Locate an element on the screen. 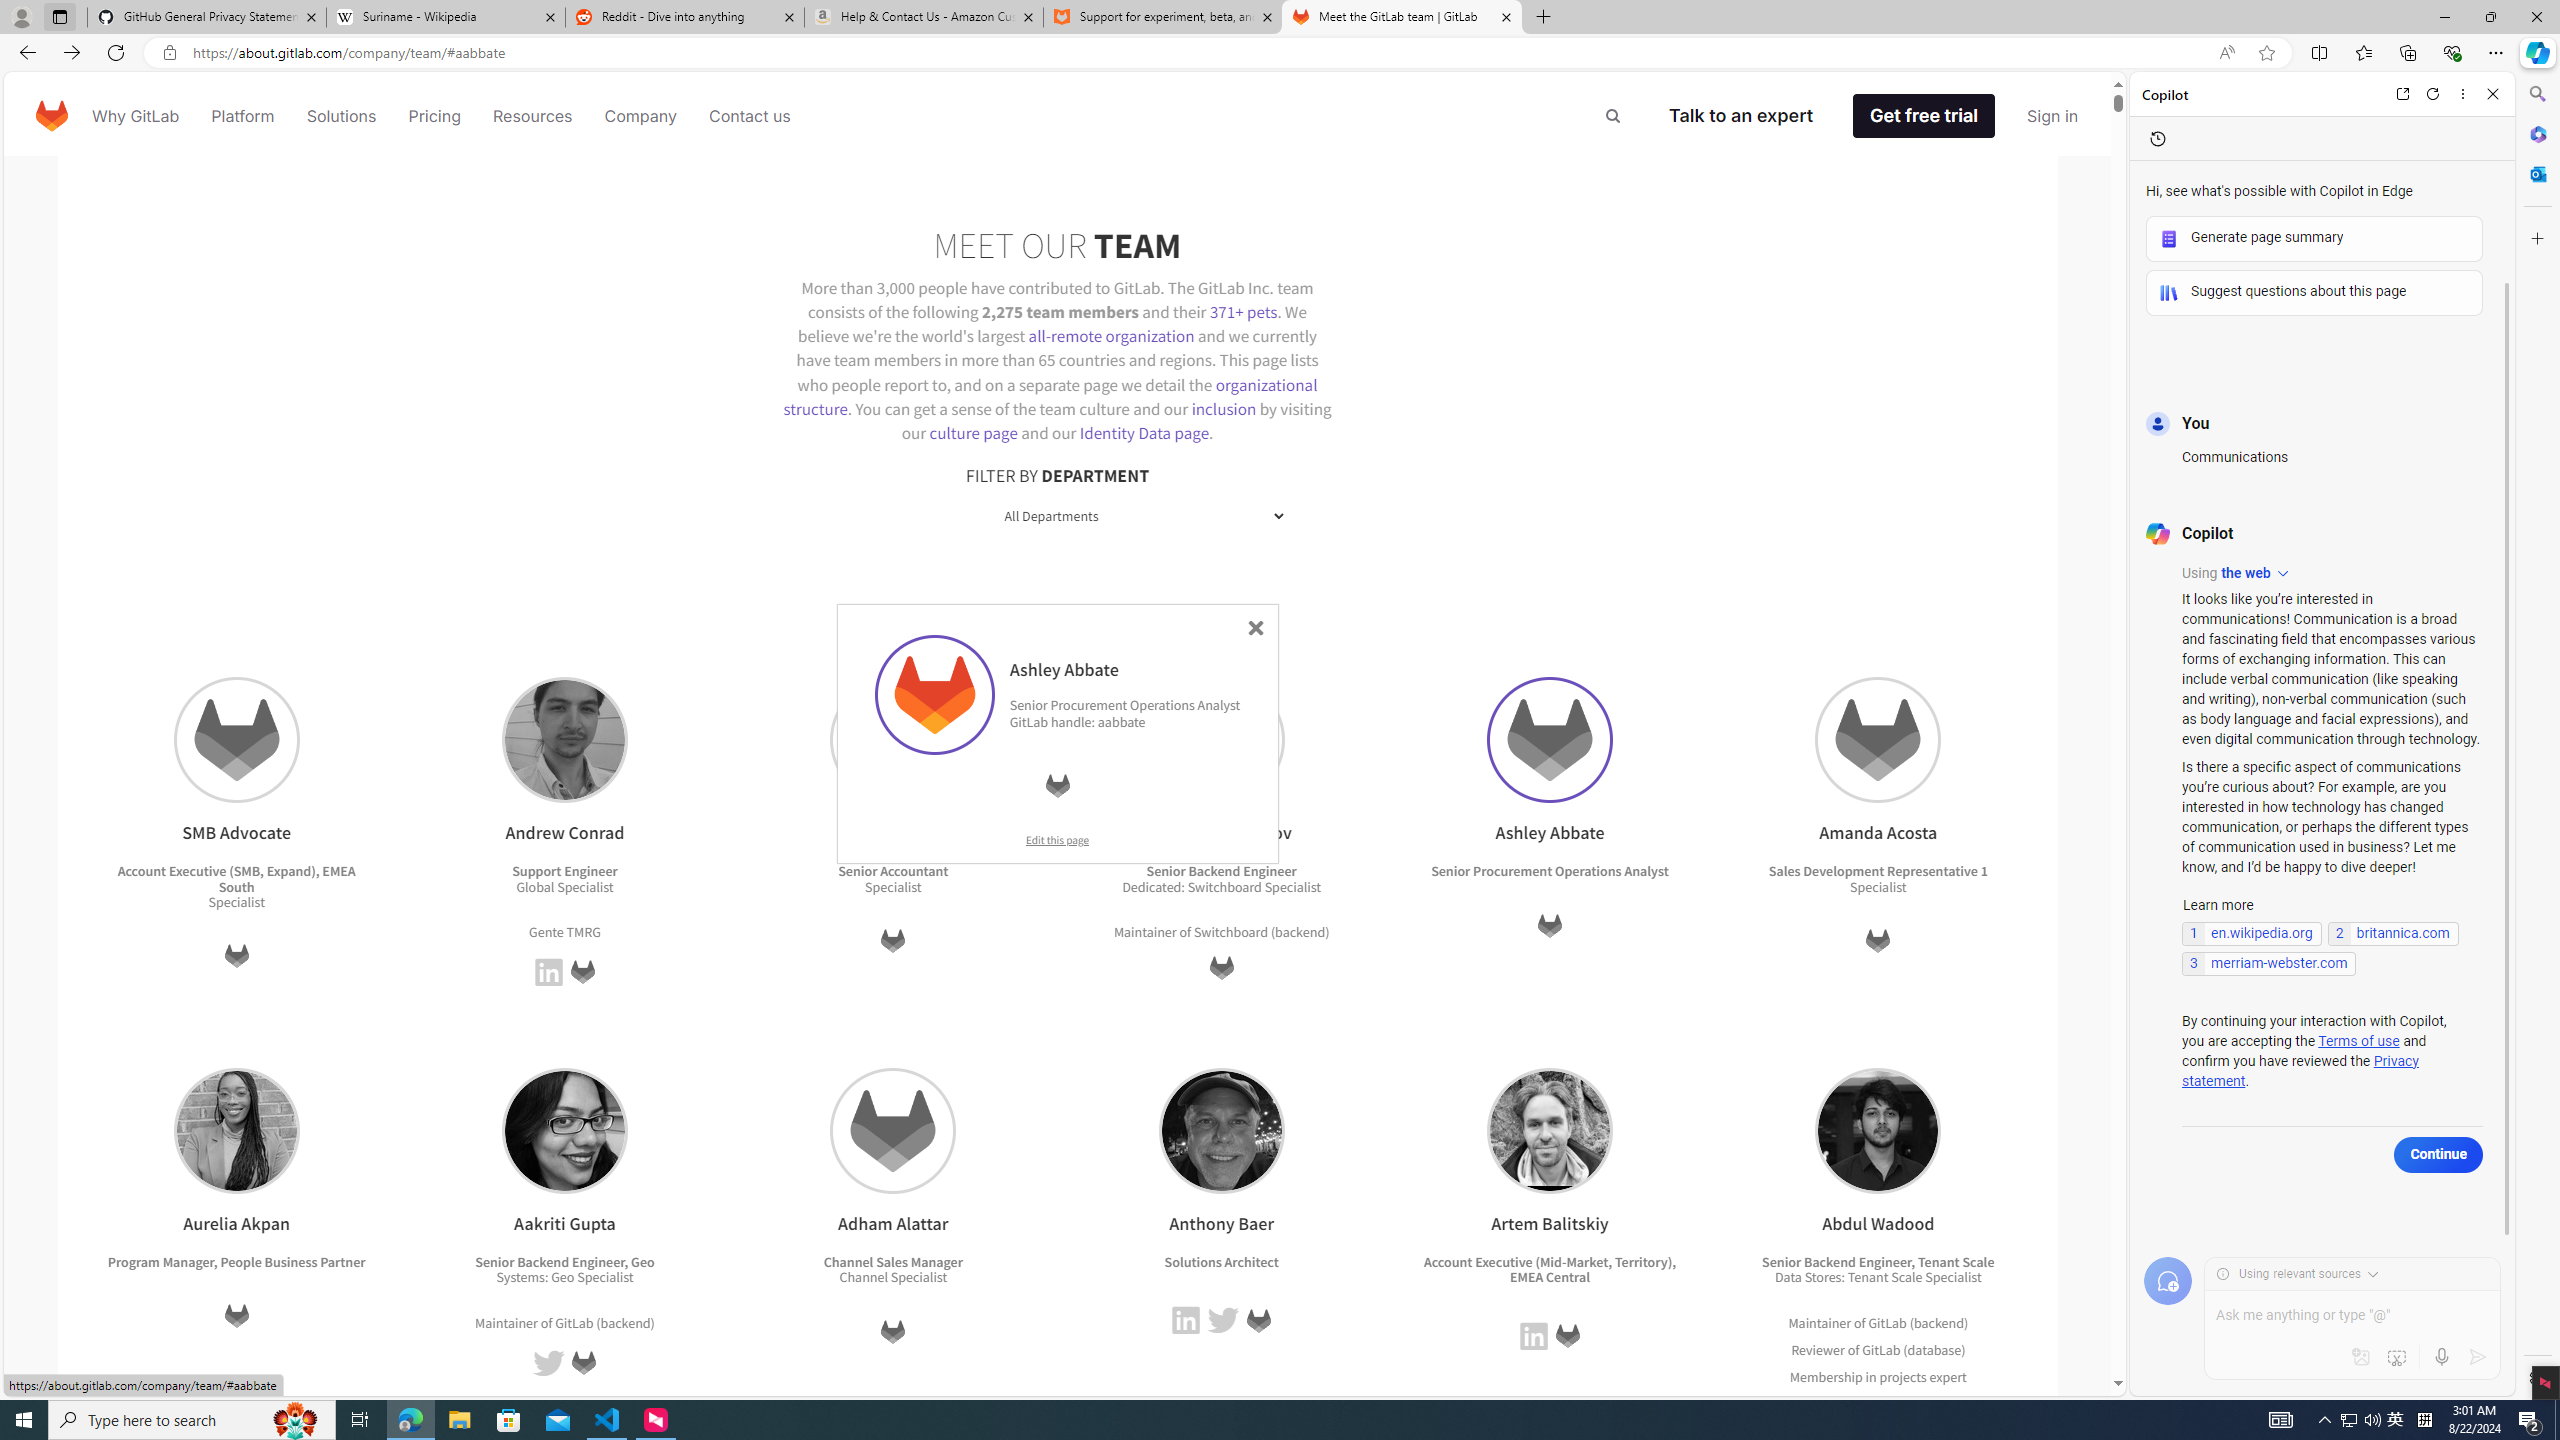 The width and height of the screenshot is (2560, 1440). 'Andrew Conrad' is located at coordinates (563, 739).